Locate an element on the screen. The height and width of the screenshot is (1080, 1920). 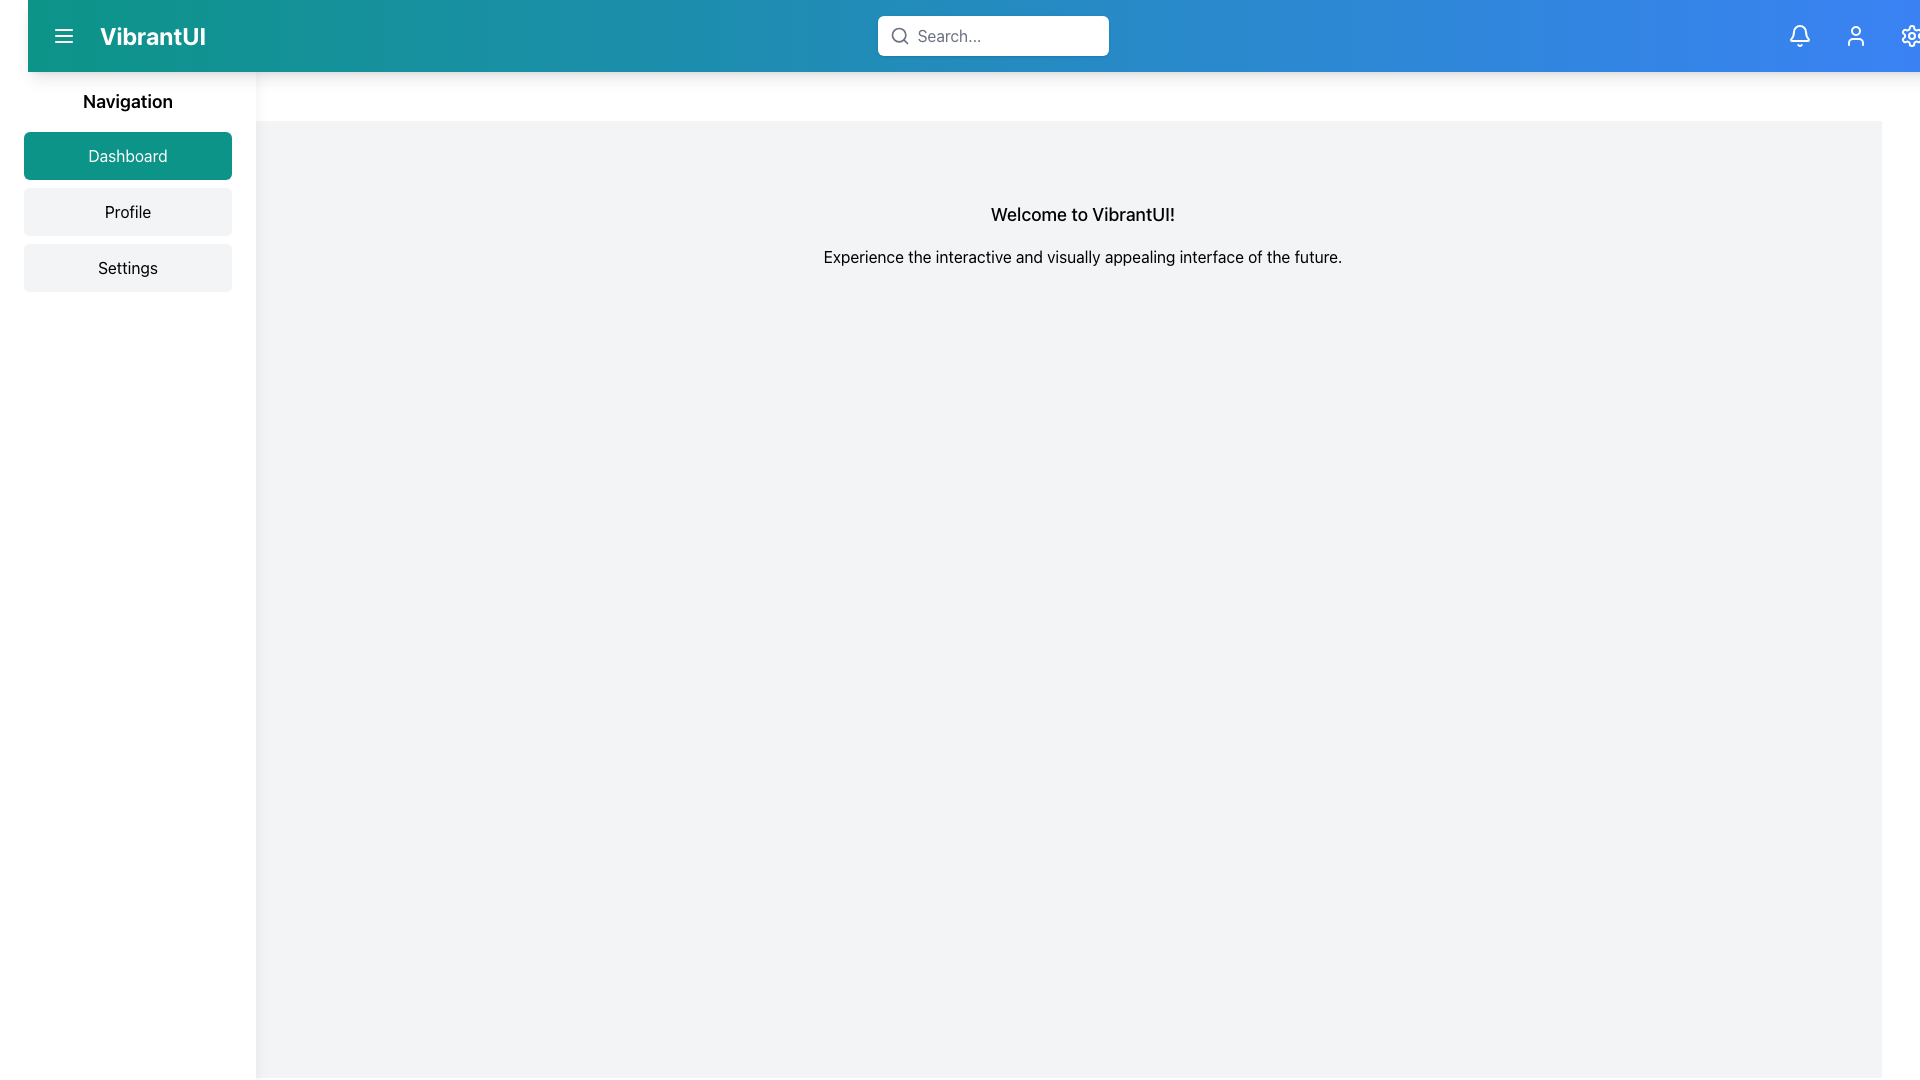
the user account icon, which is styled with a simplistic outline symbol of a head and shoulders, located in the top-right corner of the interface is located at coordinates (1855, 35).